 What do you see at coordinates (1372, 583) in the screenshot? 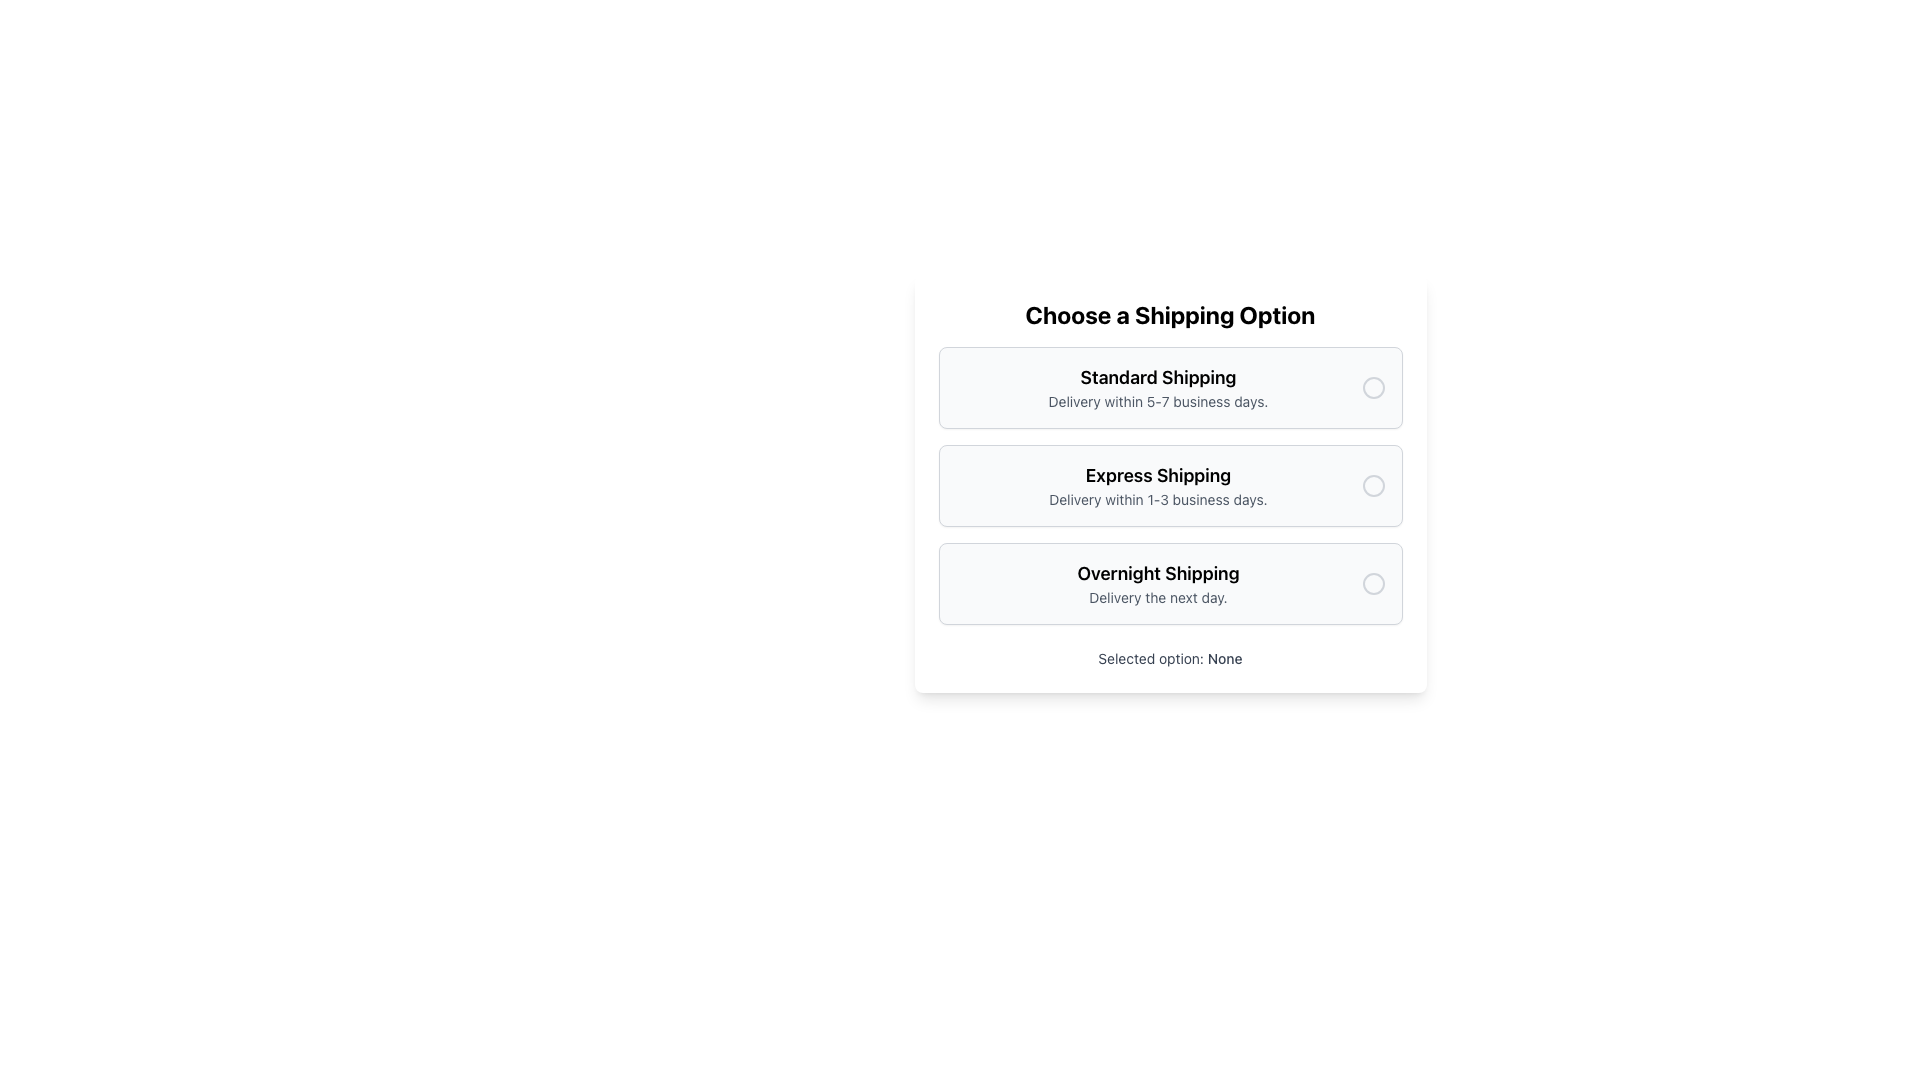
I see `the circular icon outlined with a thin border and filled with a light gray shade, located to the right of the 'Overnight Shipping' label within the third option of the 'Choose a Shipping Option' section` at bounding box center [1372, 583].